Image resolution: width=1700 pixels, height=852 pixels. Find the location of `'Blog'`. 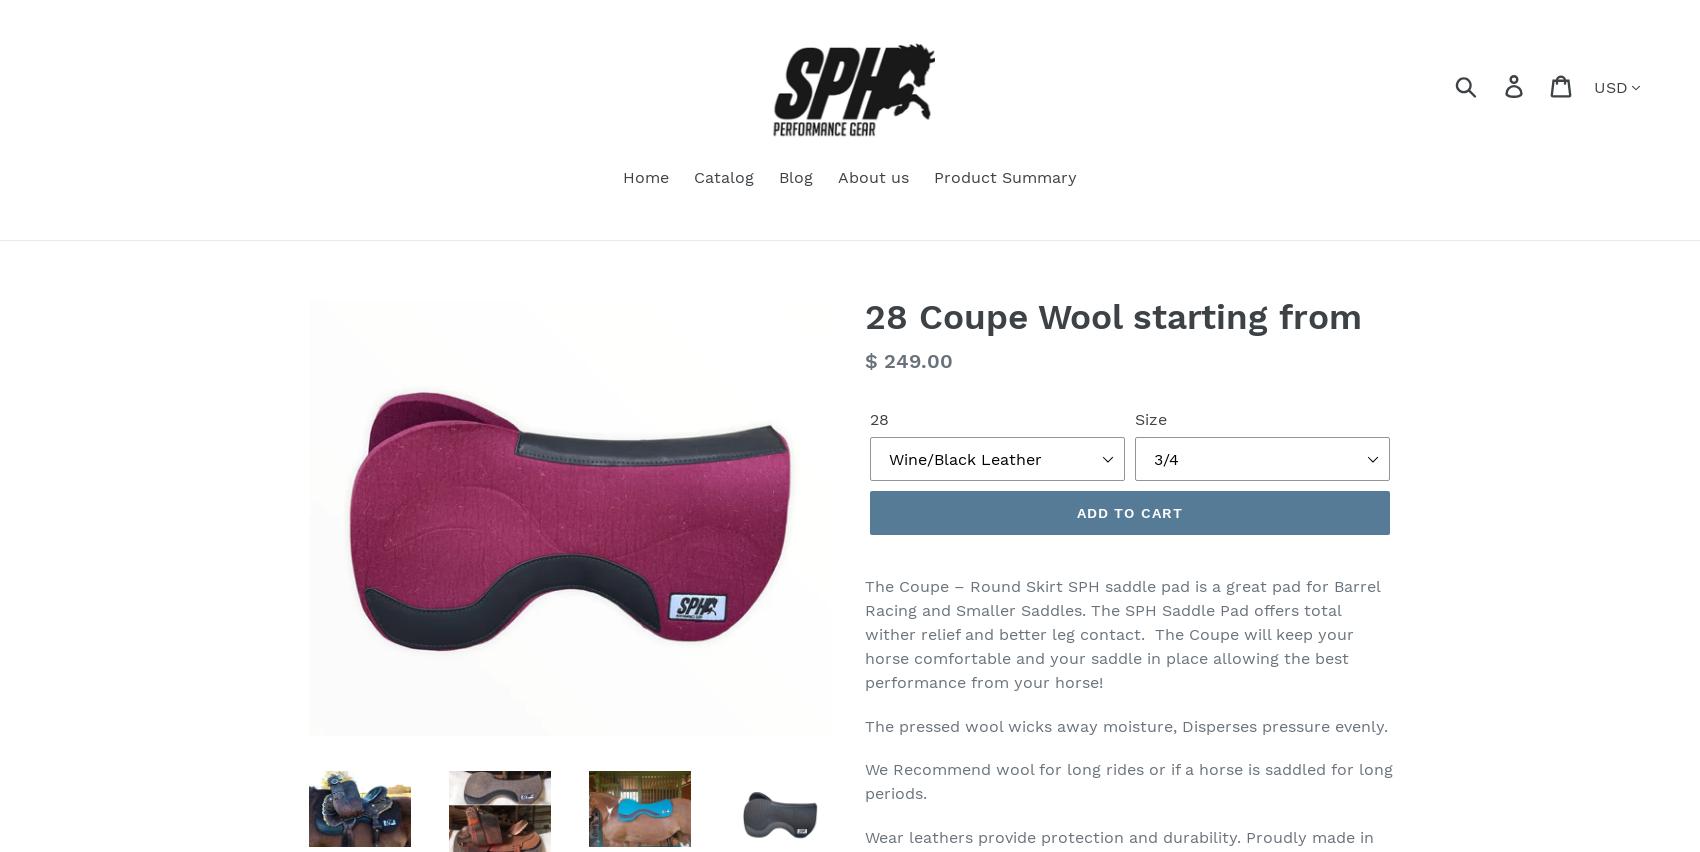

'Blog' is located at coordinates (794, 176).